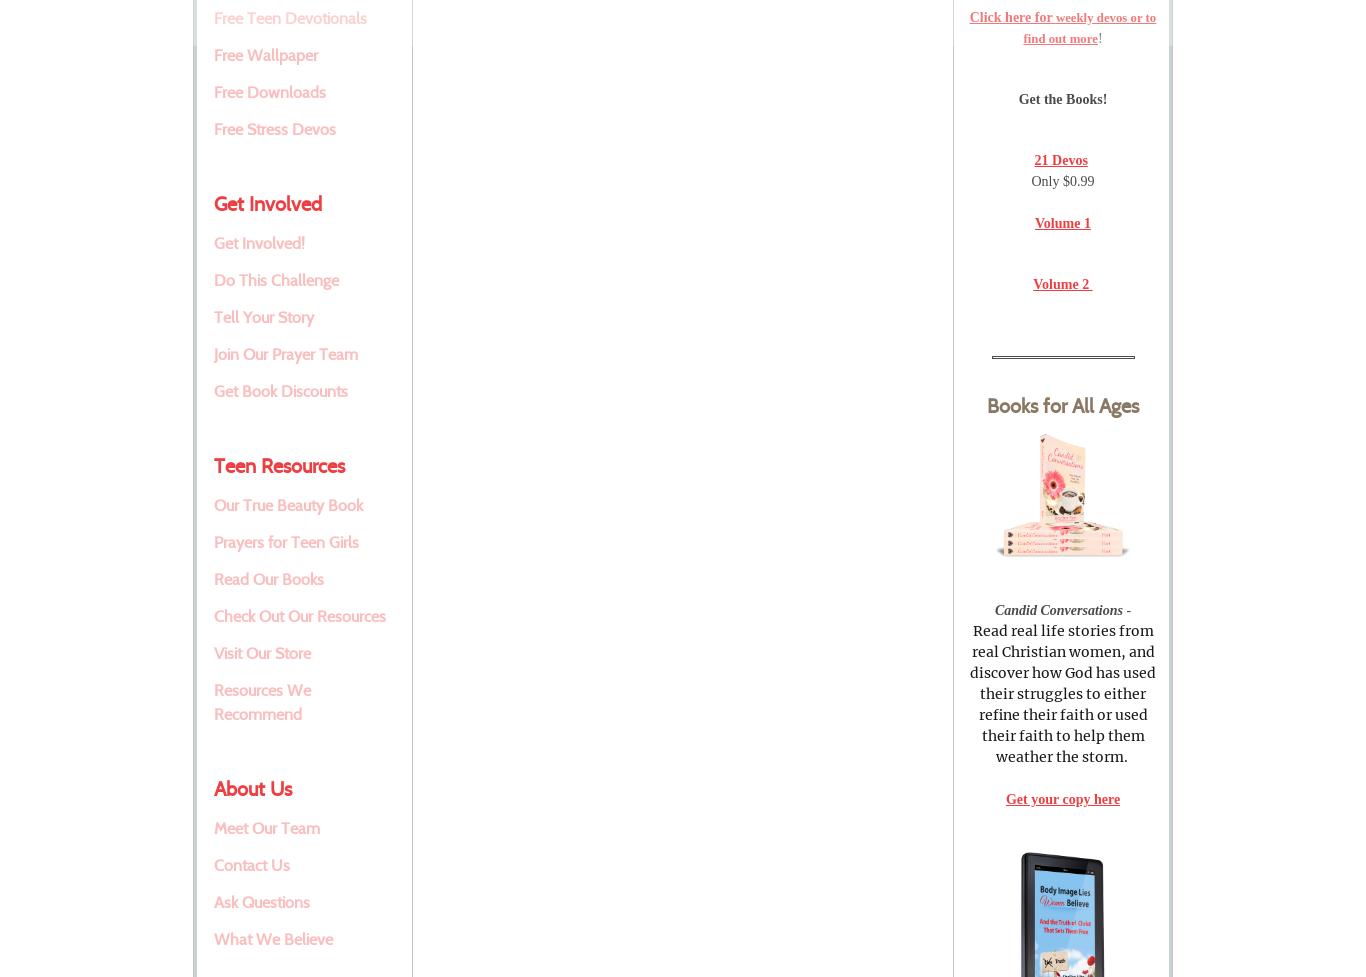 The width and height of the screenshot is (1366, 977). I want to click on 'Meet Our Team', so click(267, 827).